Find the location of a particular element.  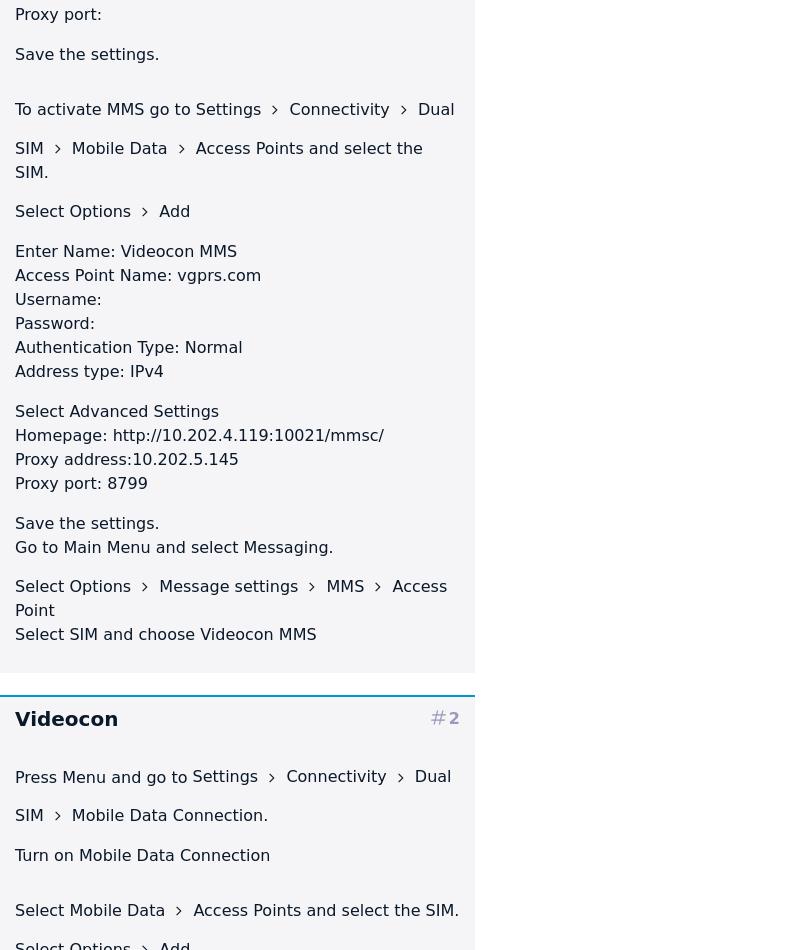

'Messaging' is located at coordinates (285, 546).